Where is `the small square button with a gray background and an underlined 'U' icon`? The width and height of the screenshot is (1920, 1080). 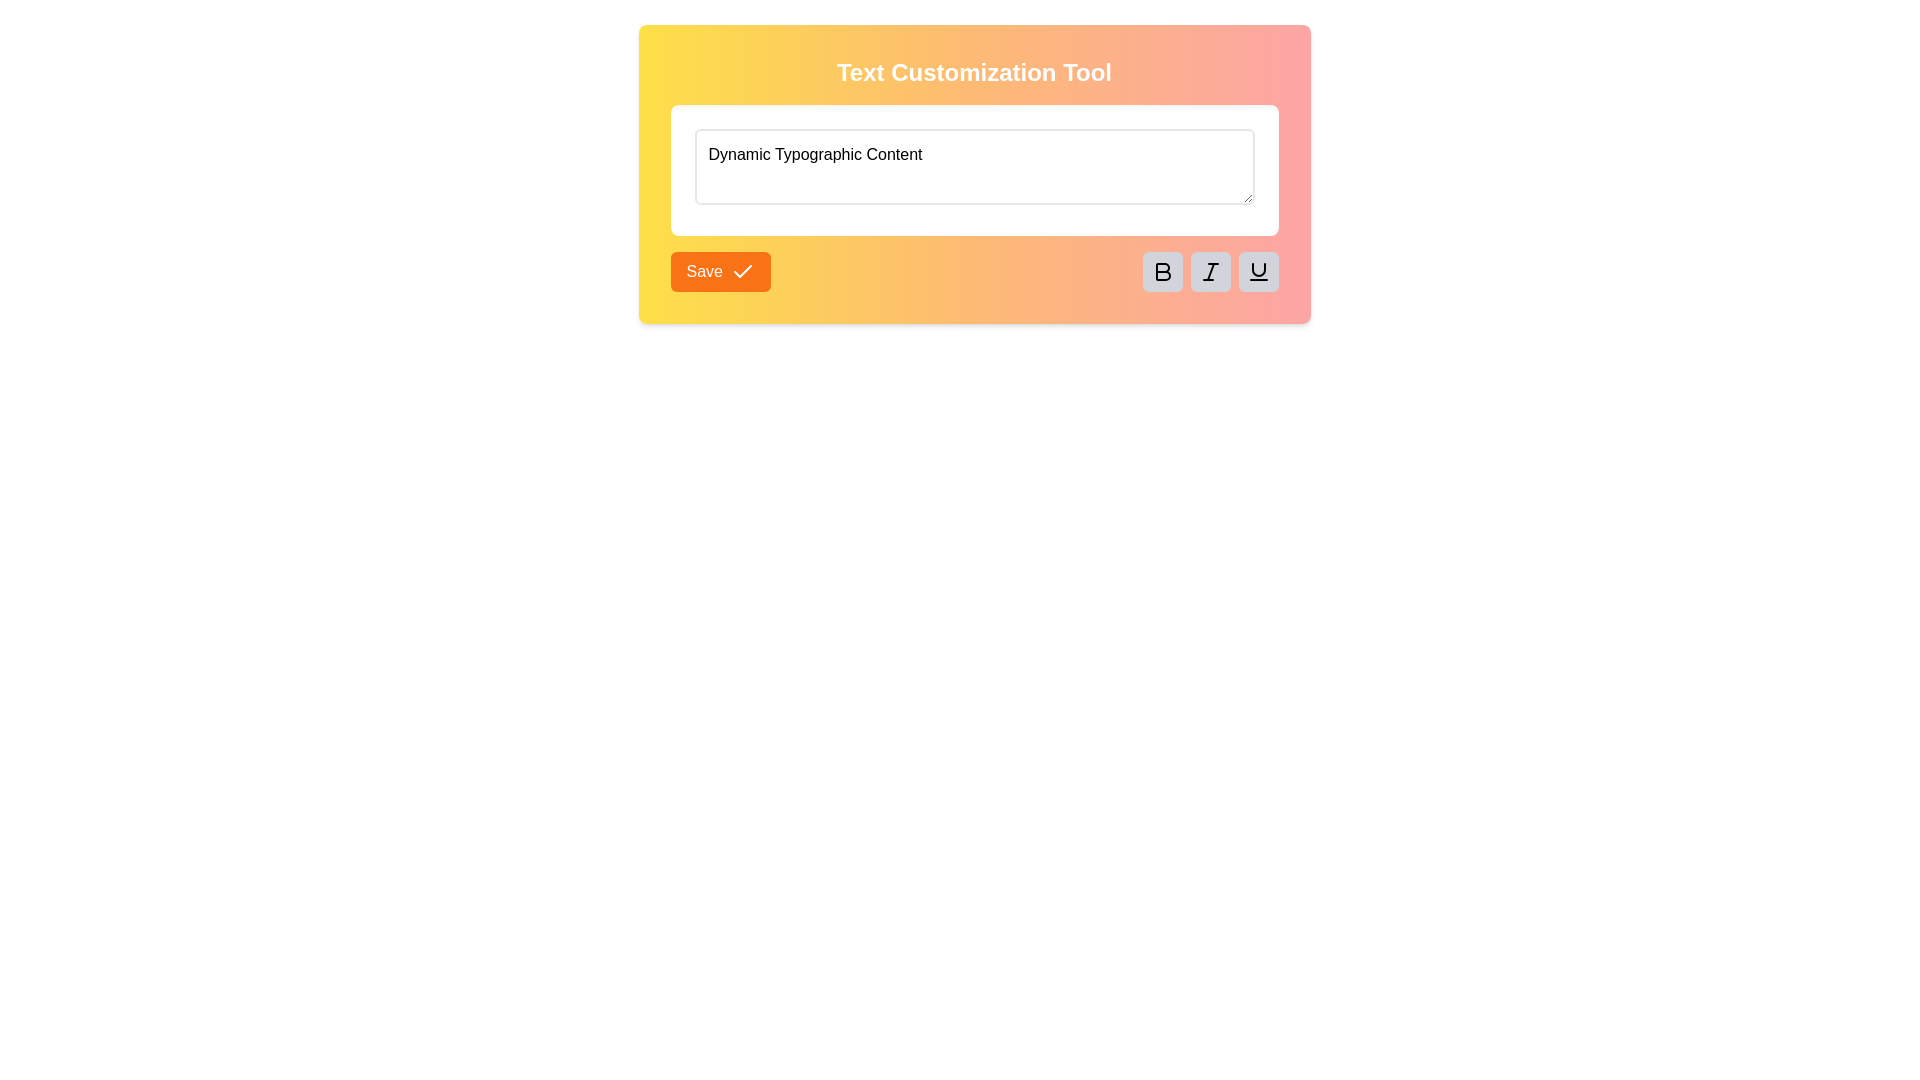
the small square button with a gray background and an underlined 'U' icon is located at coordinates (1257, 272).